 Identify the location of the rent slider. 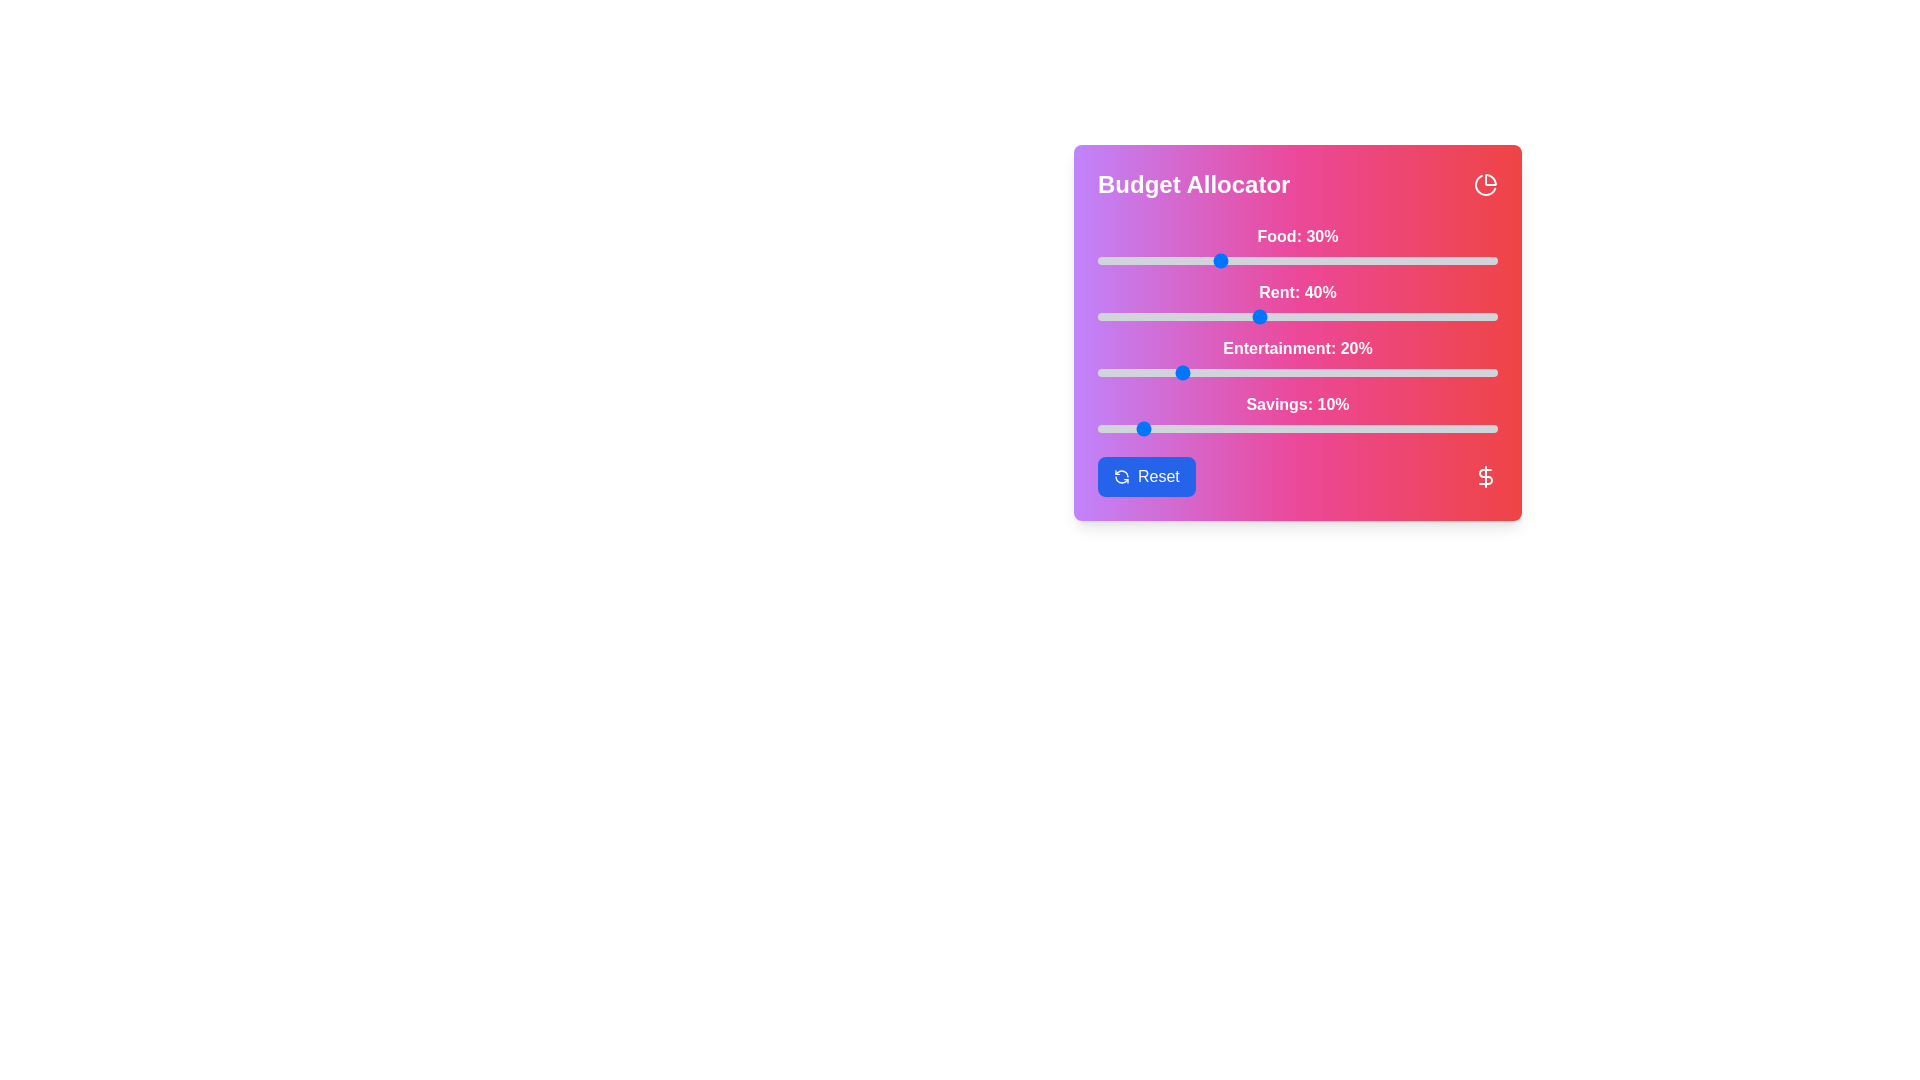
(1424, 315).